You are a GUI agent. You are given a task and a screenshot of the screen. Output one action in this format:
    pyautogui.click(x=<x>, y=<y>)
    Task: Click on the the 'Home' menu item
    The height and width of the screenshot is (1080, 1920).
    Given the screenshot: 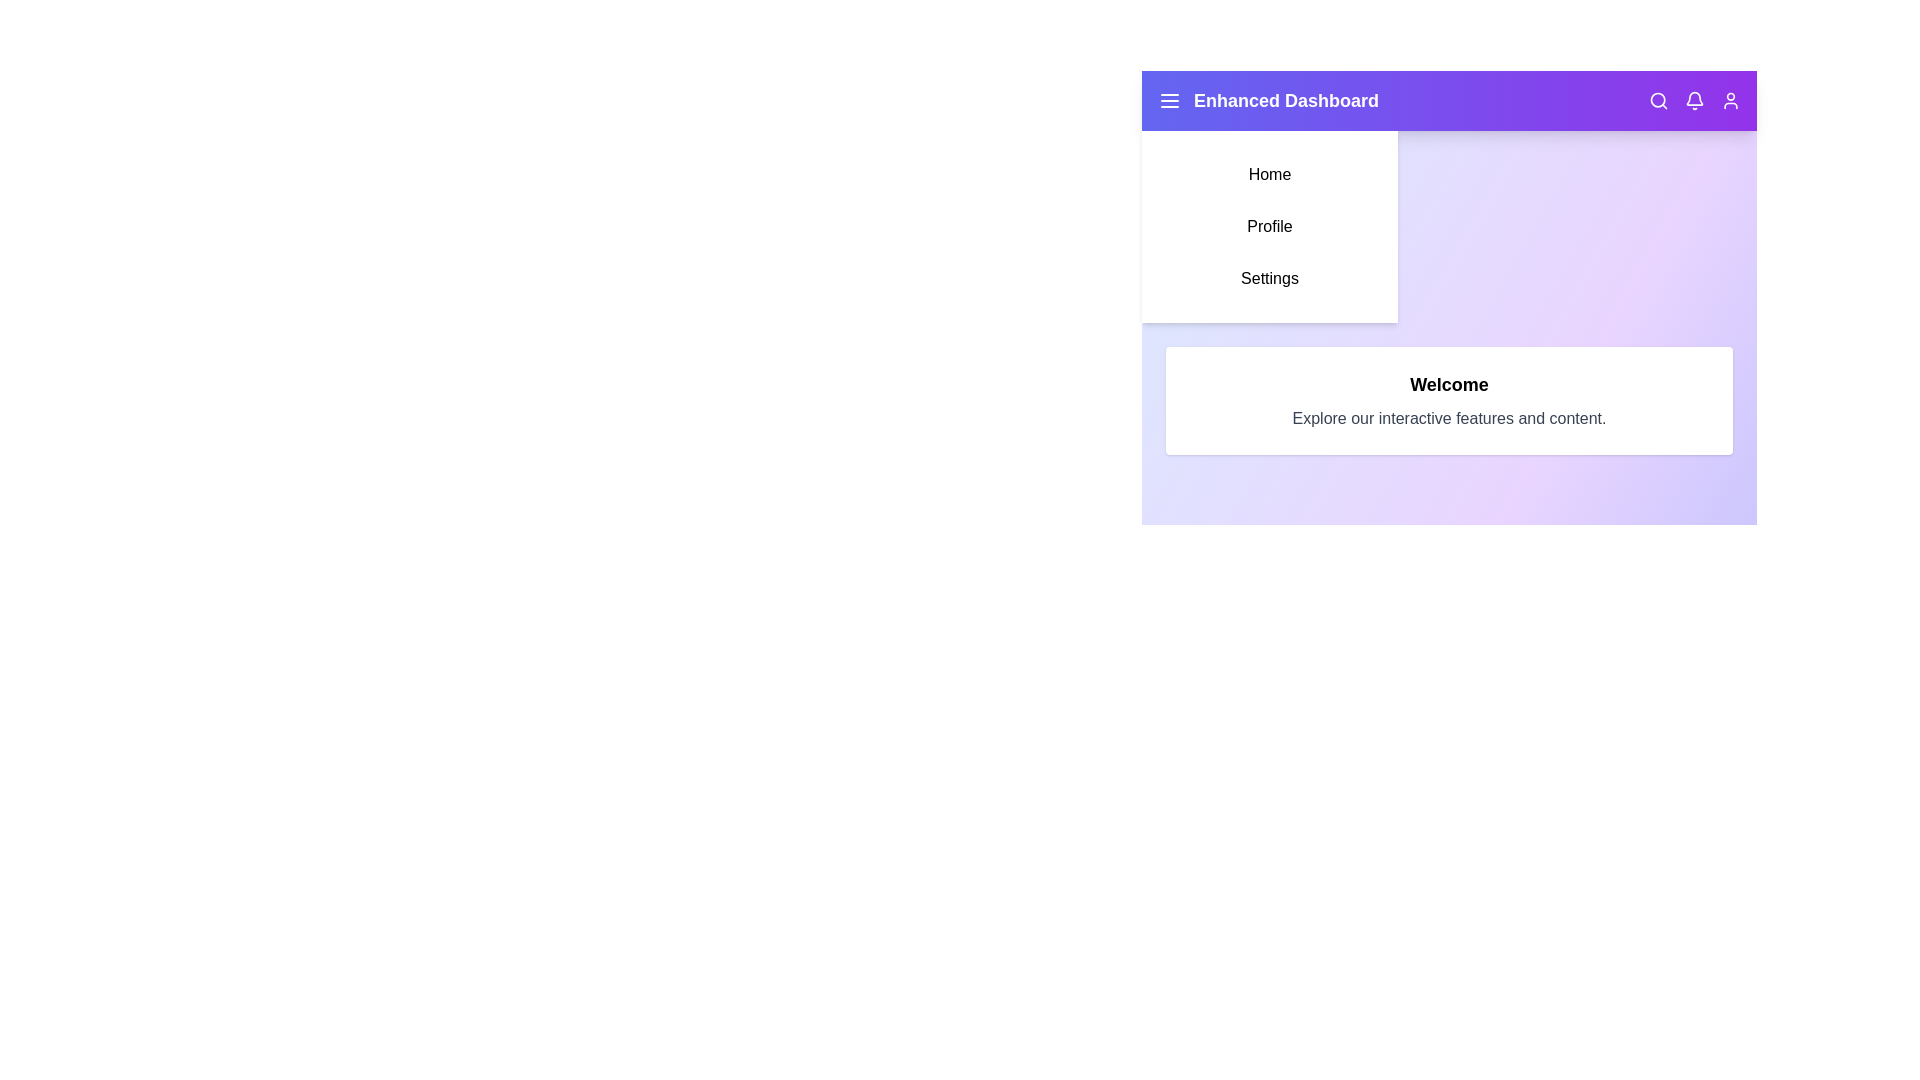 What is the action you would take?
    pyautogui.click(x=1269, y=173)
    